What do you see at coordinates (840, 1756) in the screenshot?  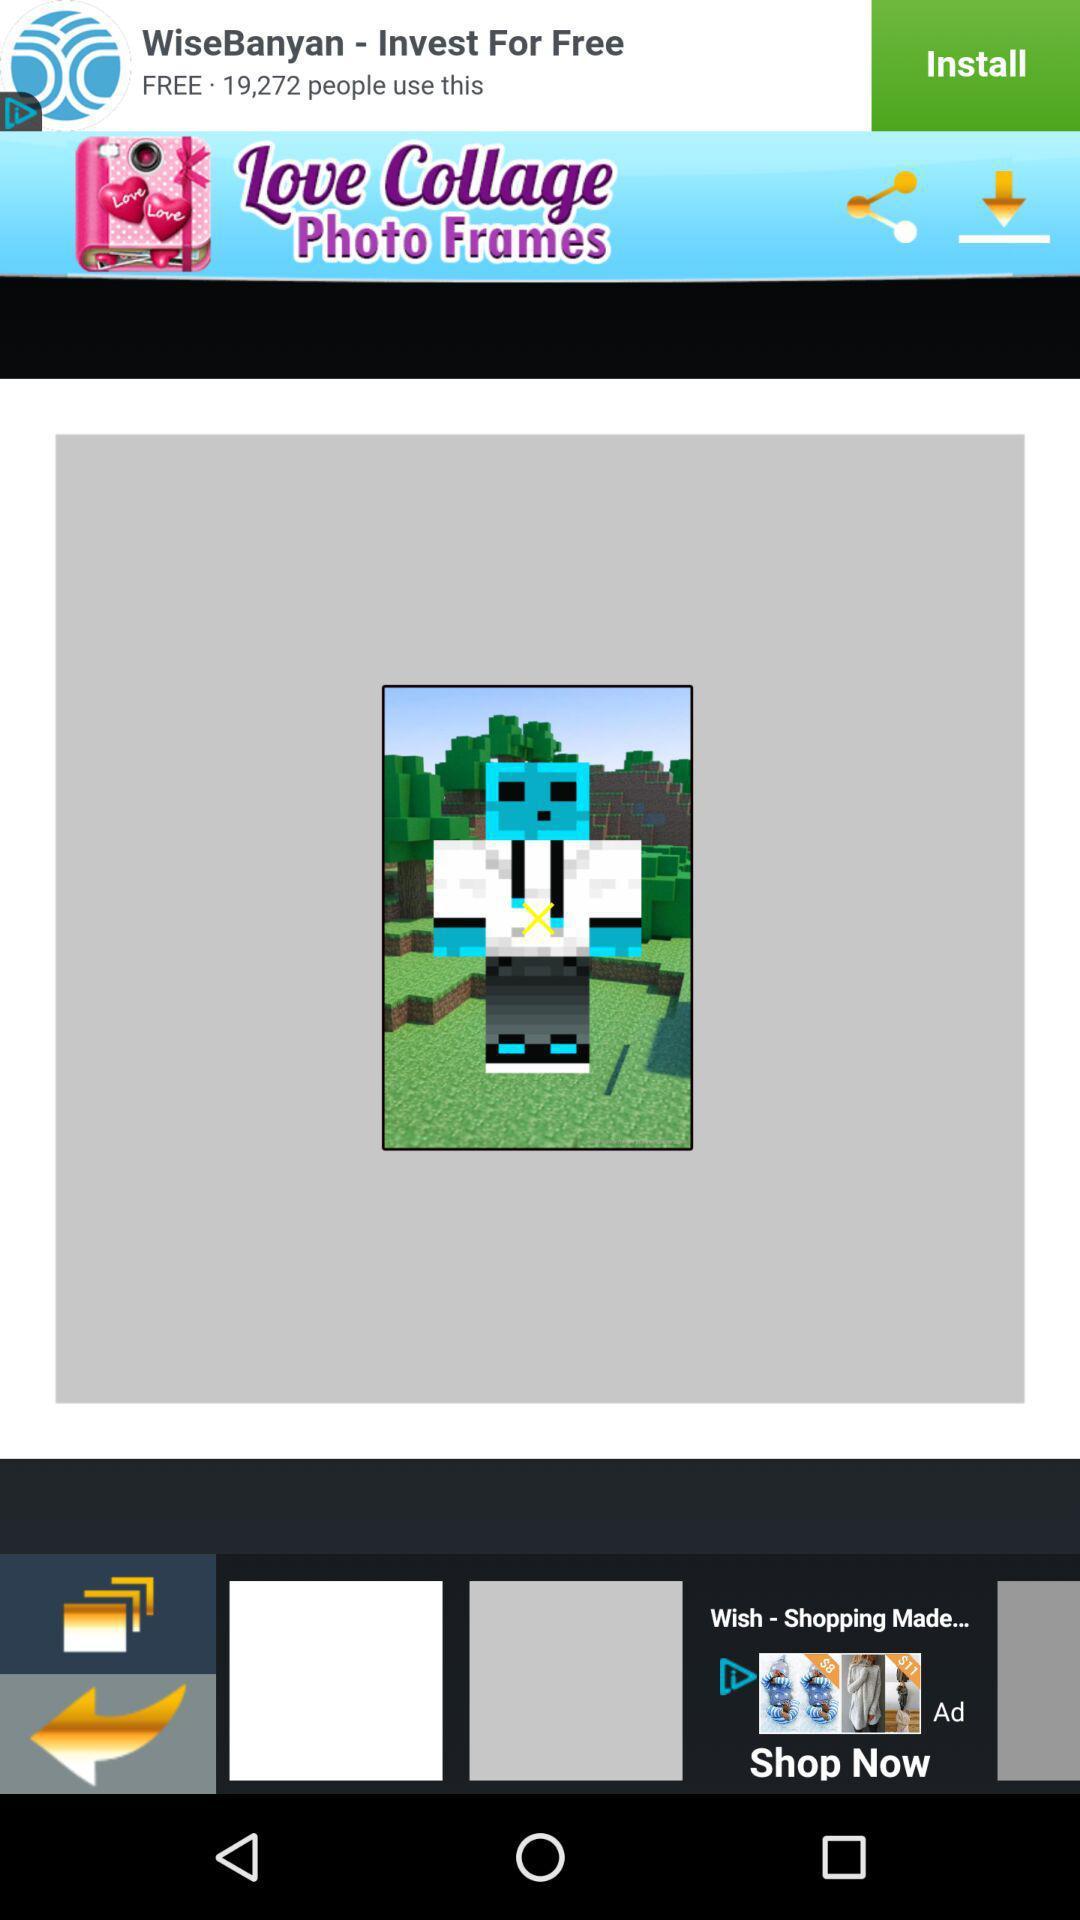 I see `the shop now` at bounding box center [840, 1756].